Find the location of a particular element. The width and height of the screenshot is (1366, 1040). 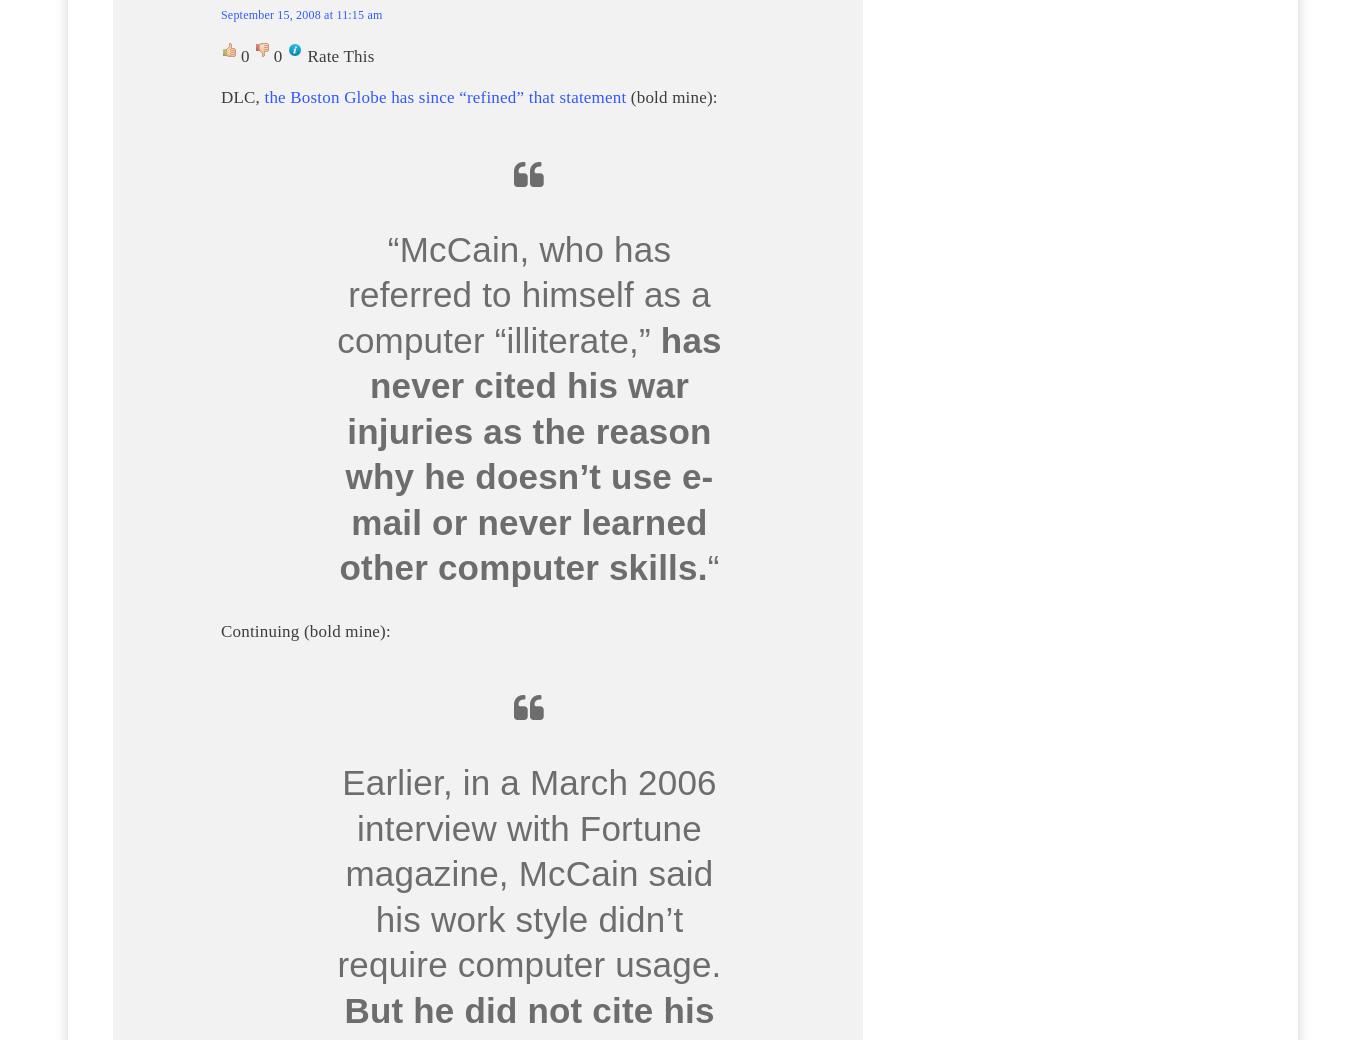

'has never cited his war injuries as the reason why he doesn’t use e-mail or never learned other computer skills.' is located at coordinates (339, 453).